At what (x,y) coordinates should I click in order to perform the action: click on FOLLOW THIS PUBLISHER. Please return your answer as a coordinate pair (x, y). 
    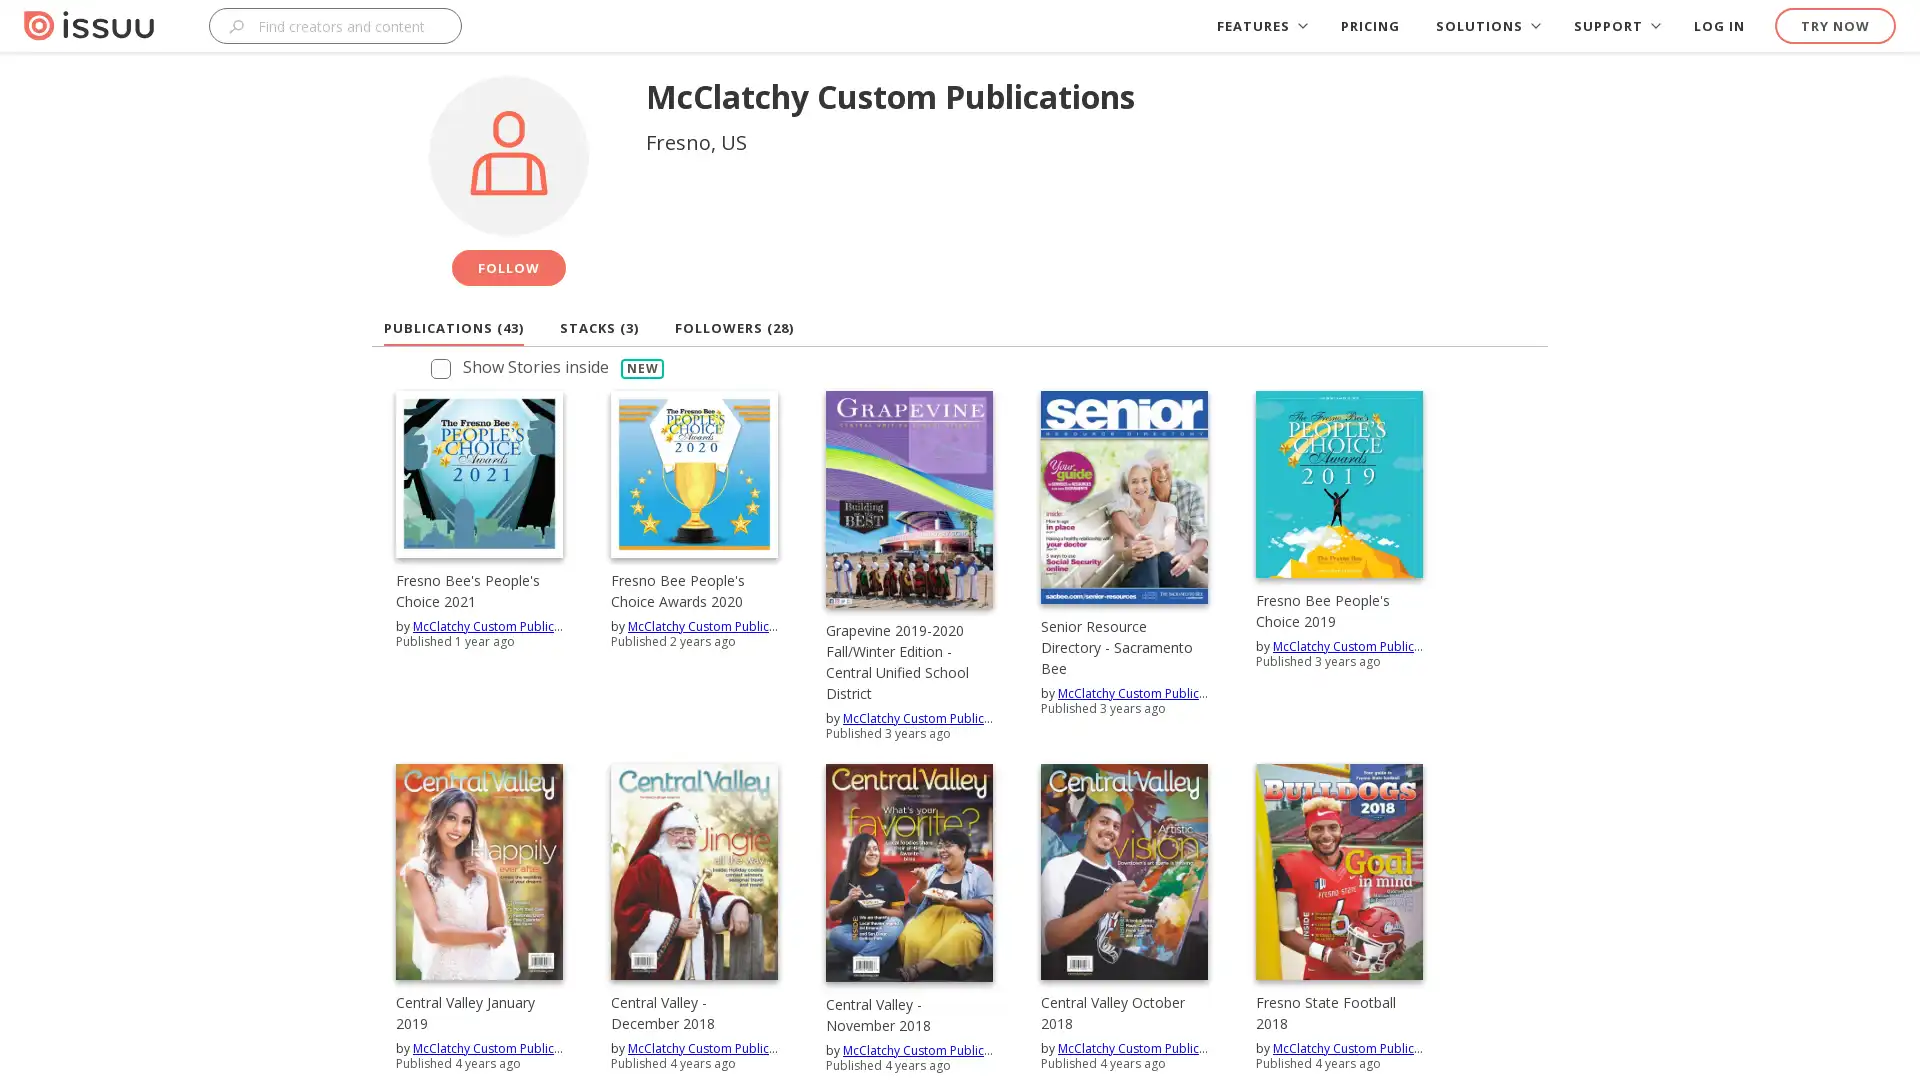
    Looking at the image, I should click on (508, 266).